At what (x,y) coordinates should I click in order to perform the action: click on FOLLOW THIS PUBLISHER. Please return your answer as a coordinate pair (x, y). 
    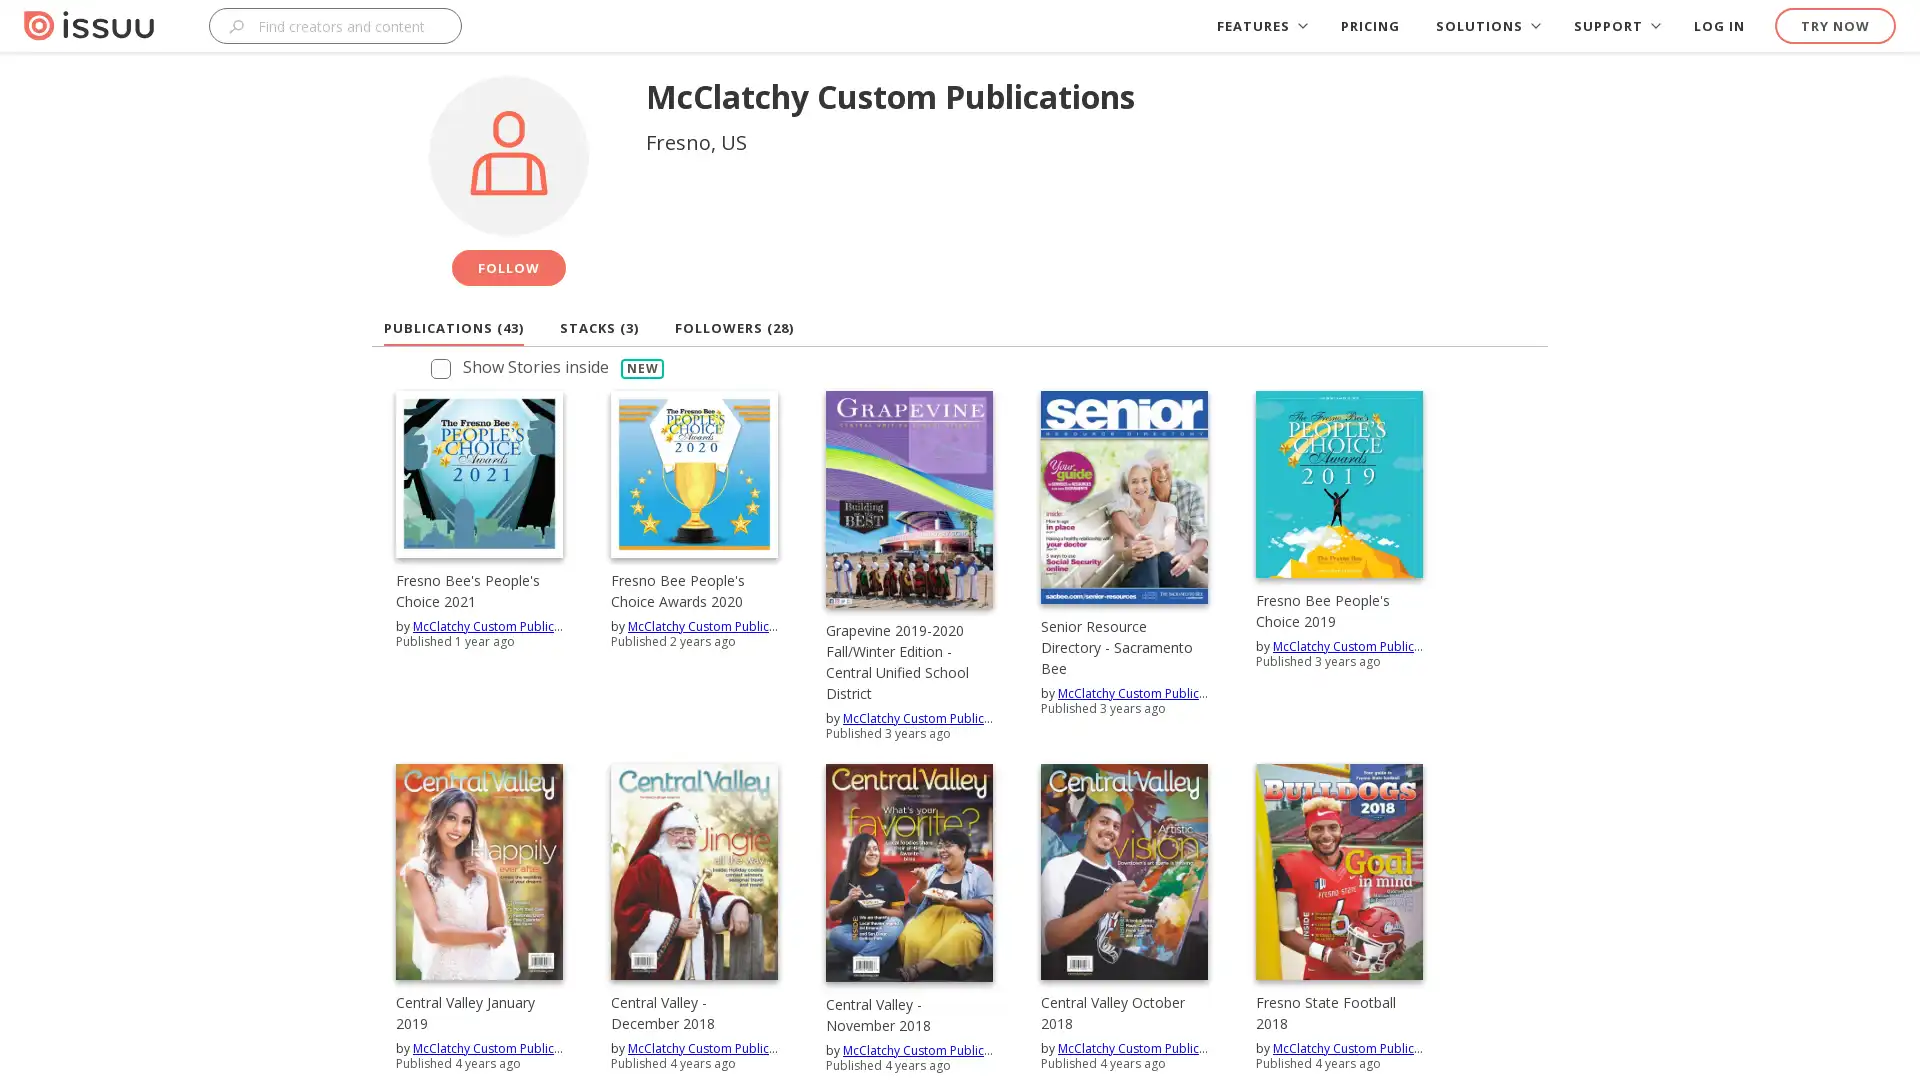
    Looking at the image, I should click on (508, 266).